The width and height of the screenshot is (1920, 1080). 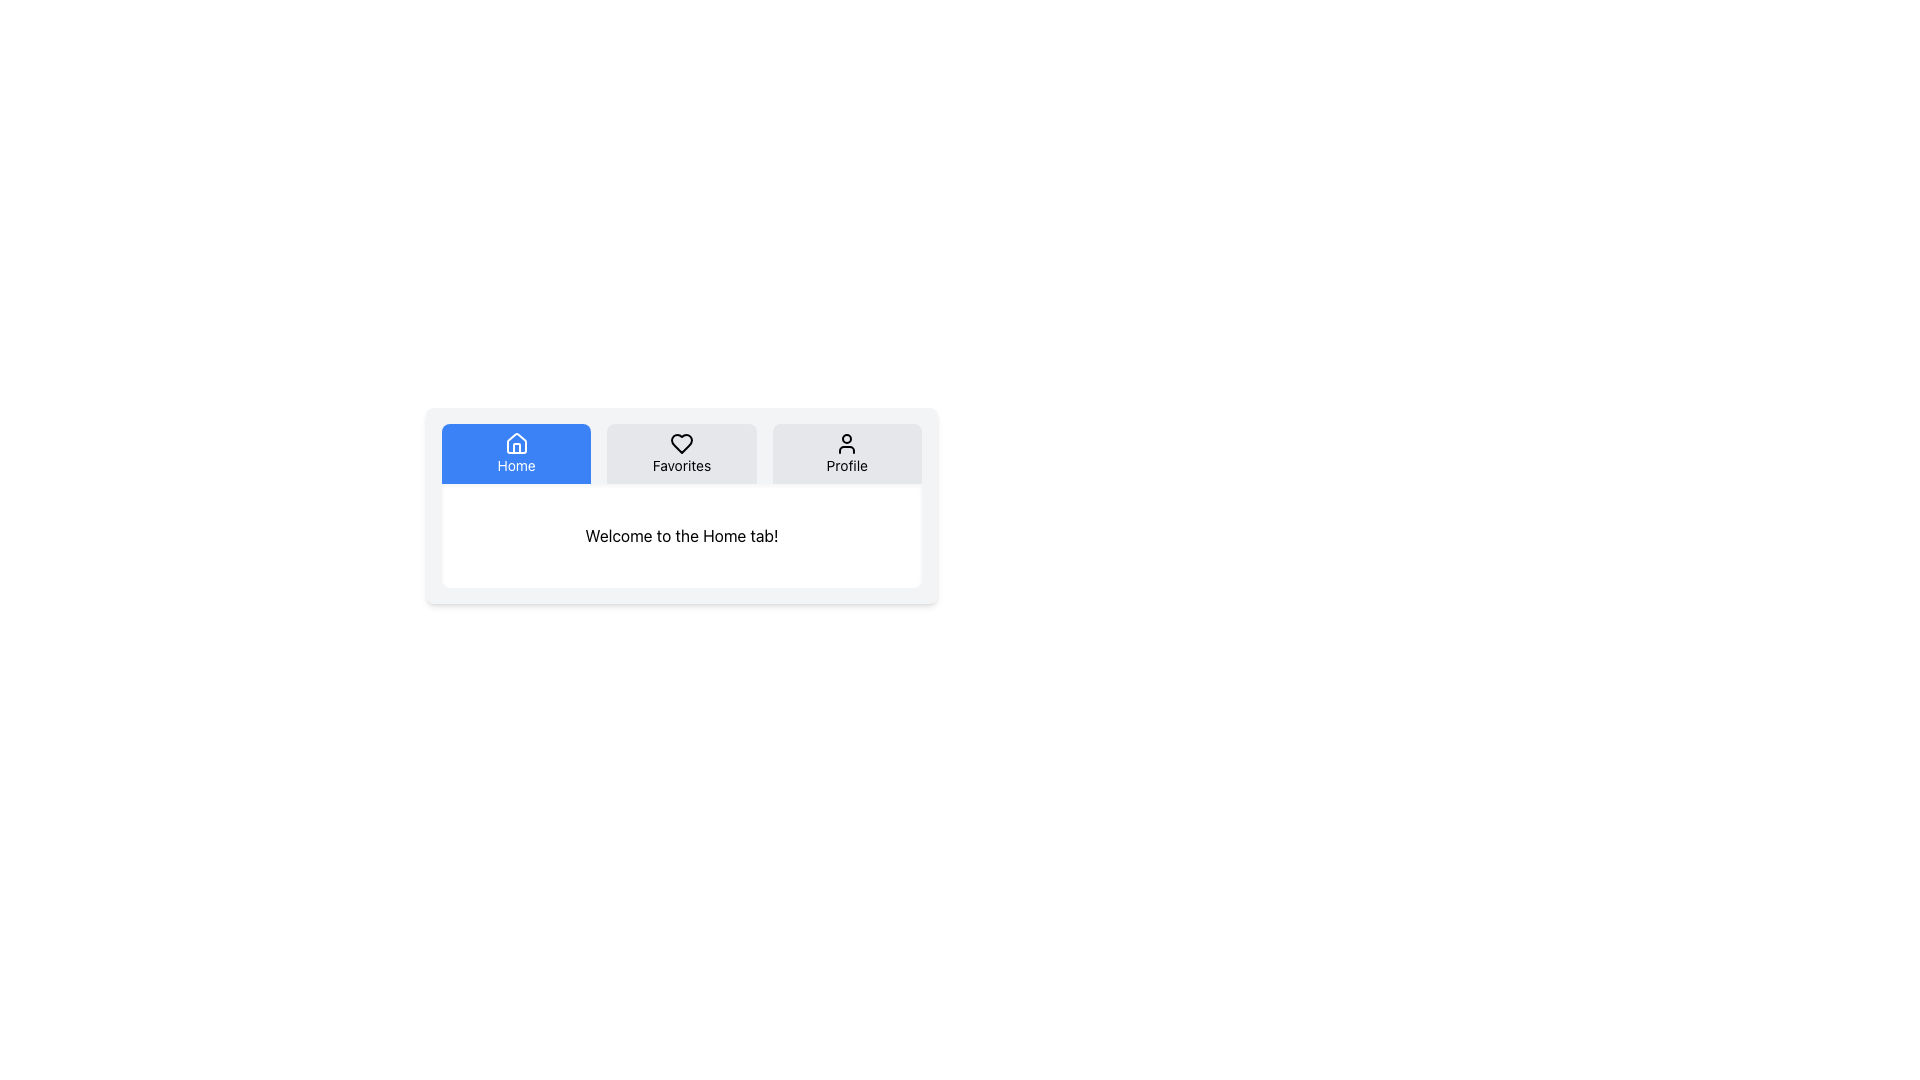 I want to click on the 'Profile' text label, which is styled in a small font and grayish appearance, located at the bottom of the 'Profile' tab in the tab button layout, so click(x=847, y=466).